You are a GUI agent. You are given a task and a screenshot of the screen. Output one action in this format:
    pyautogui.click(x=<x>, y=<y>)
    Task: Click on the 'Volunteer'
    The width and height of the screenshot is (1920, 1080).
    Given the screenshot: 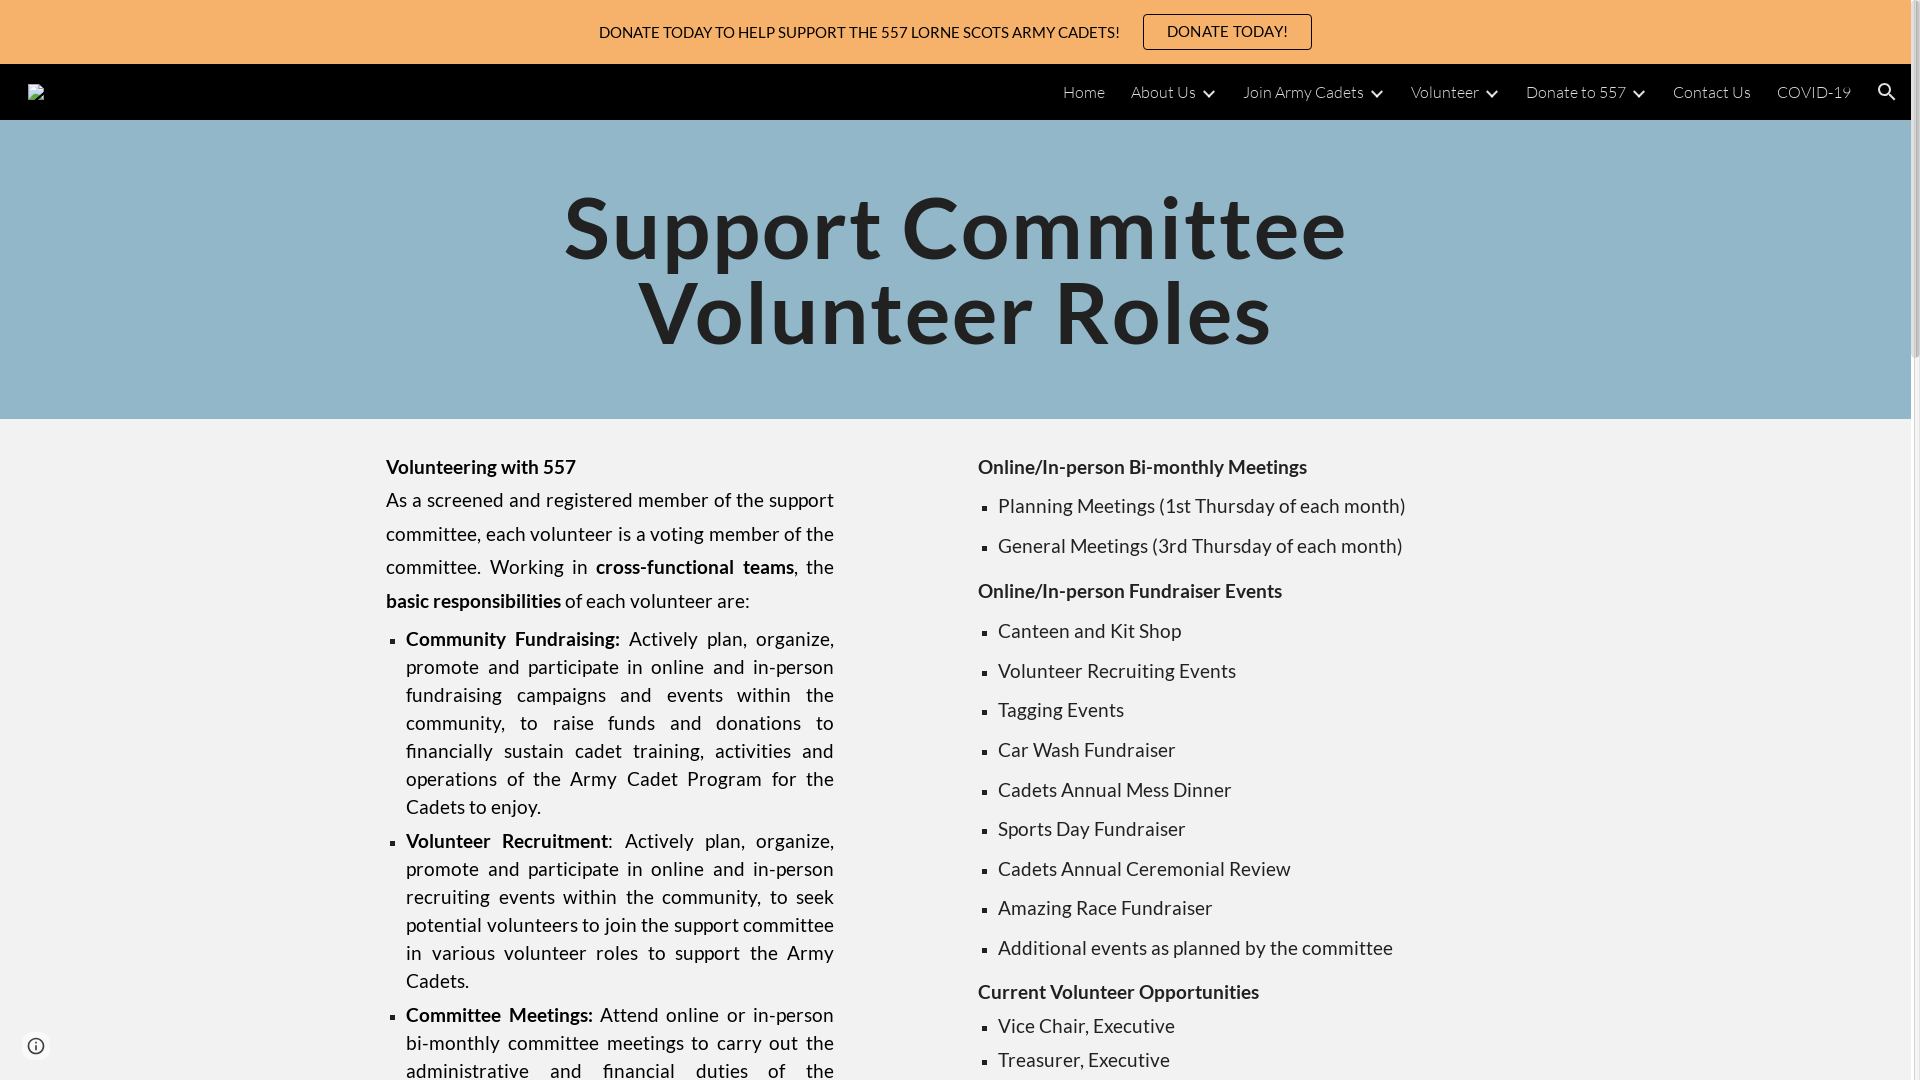 What is the action you would take?
    pyautogui.click(x=1410, y=92)
    